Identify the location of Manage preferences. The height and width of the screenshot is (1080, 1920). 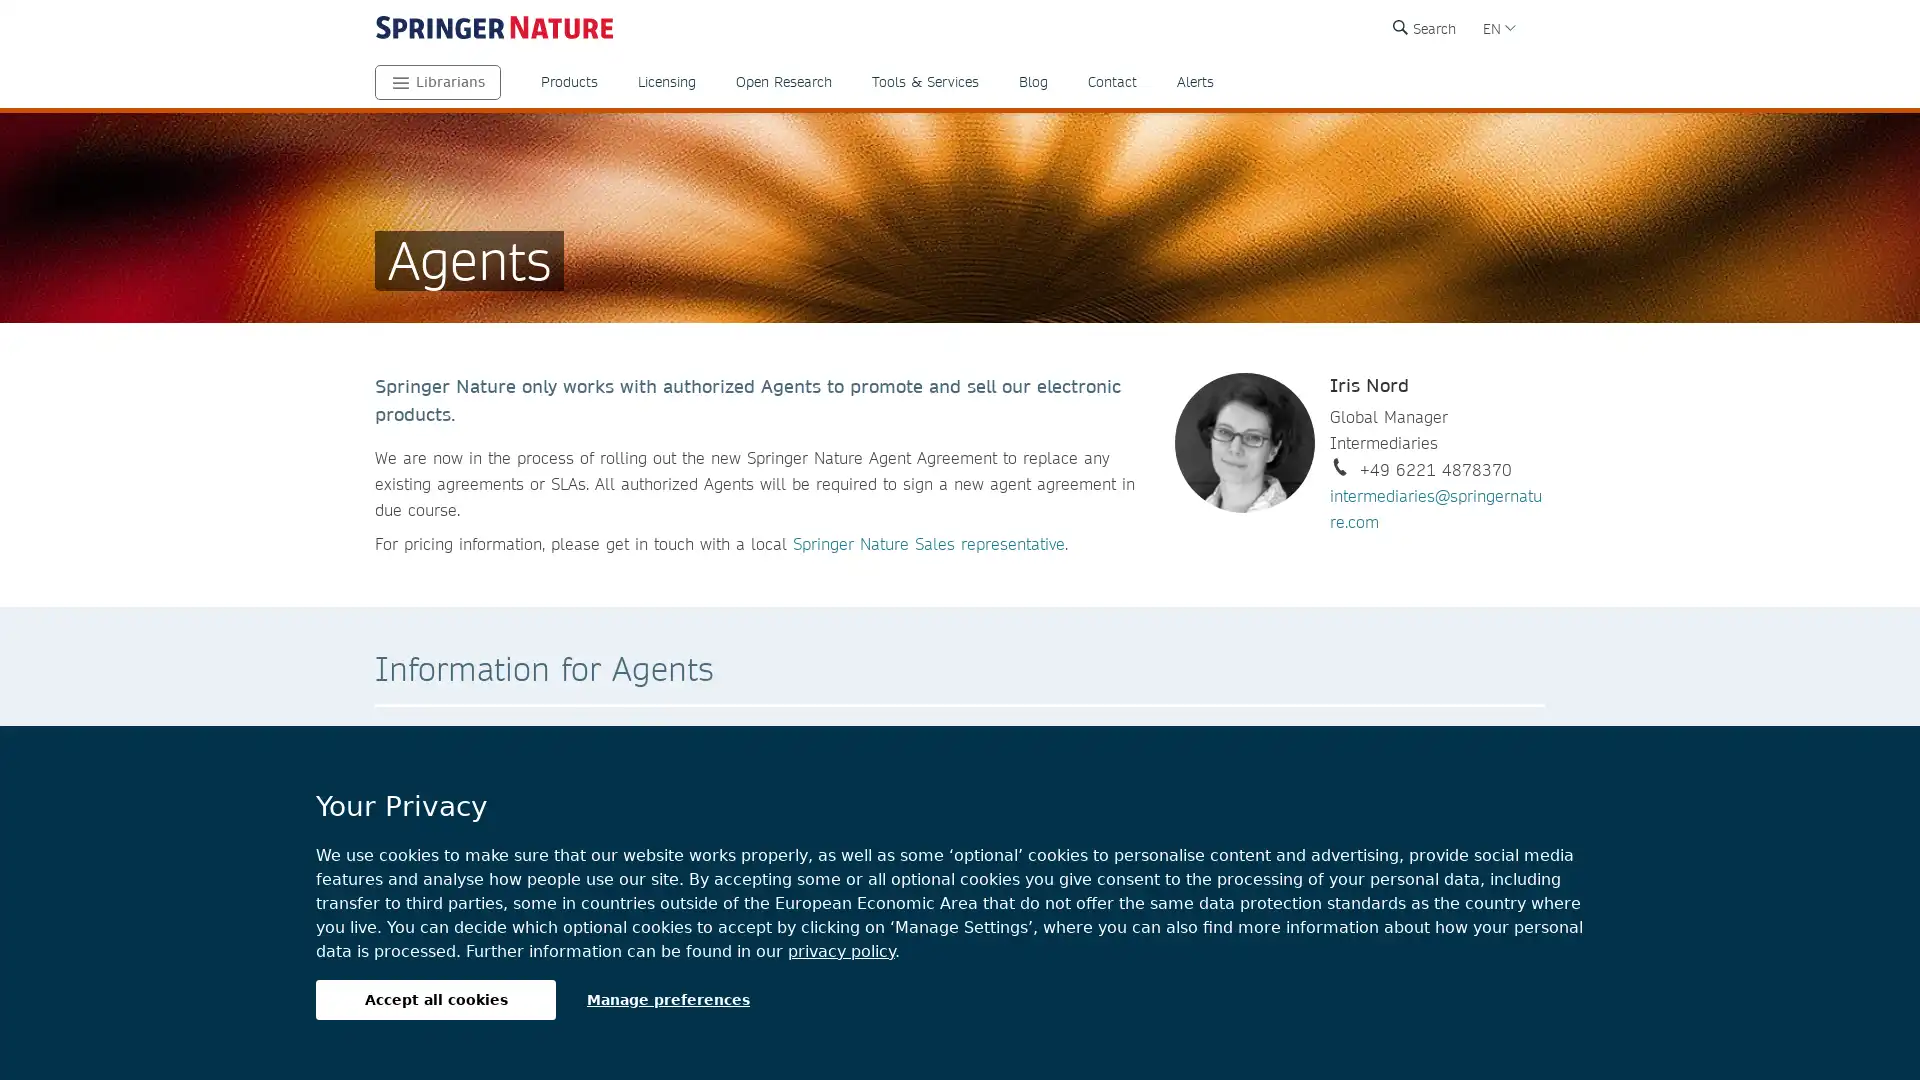
(668, 999).